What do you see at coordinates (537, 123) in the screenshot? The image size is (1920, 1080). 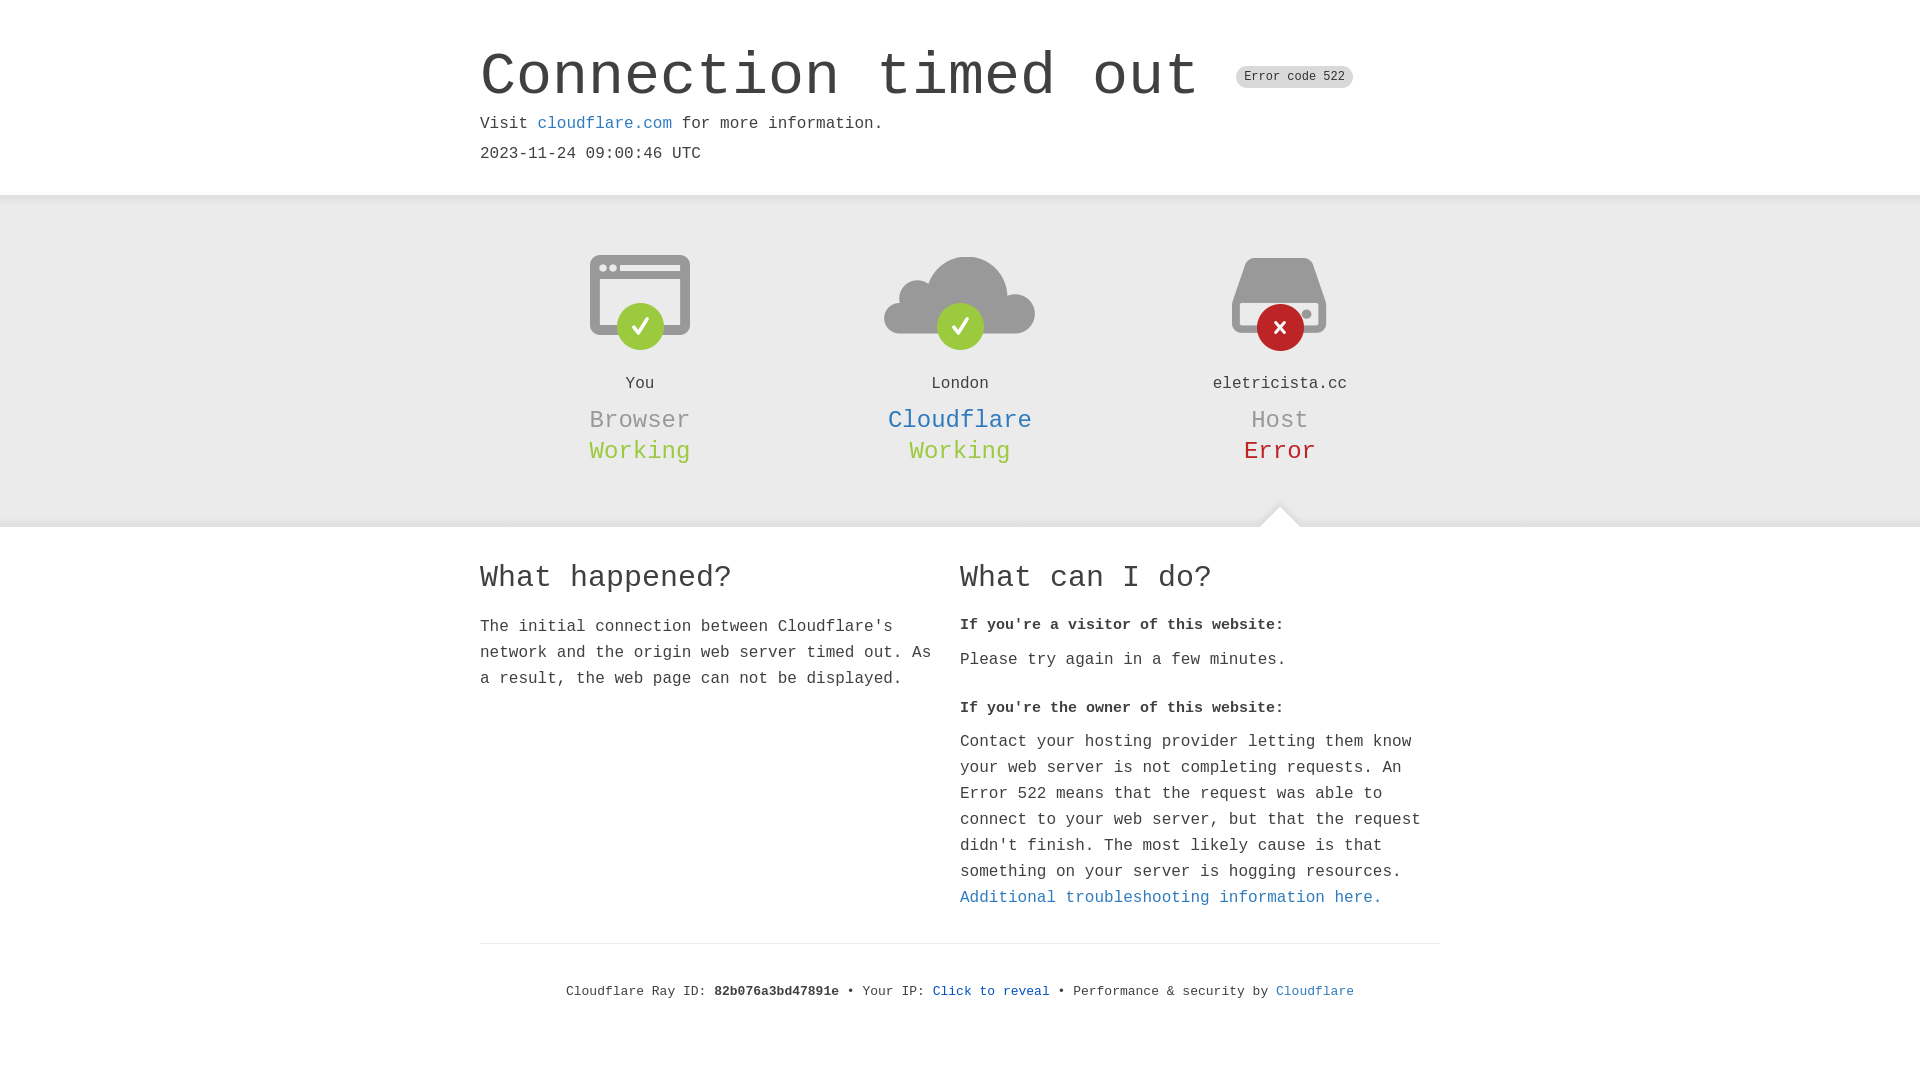 I see `'cloudflare.com'` at bounding box center [537, 123].